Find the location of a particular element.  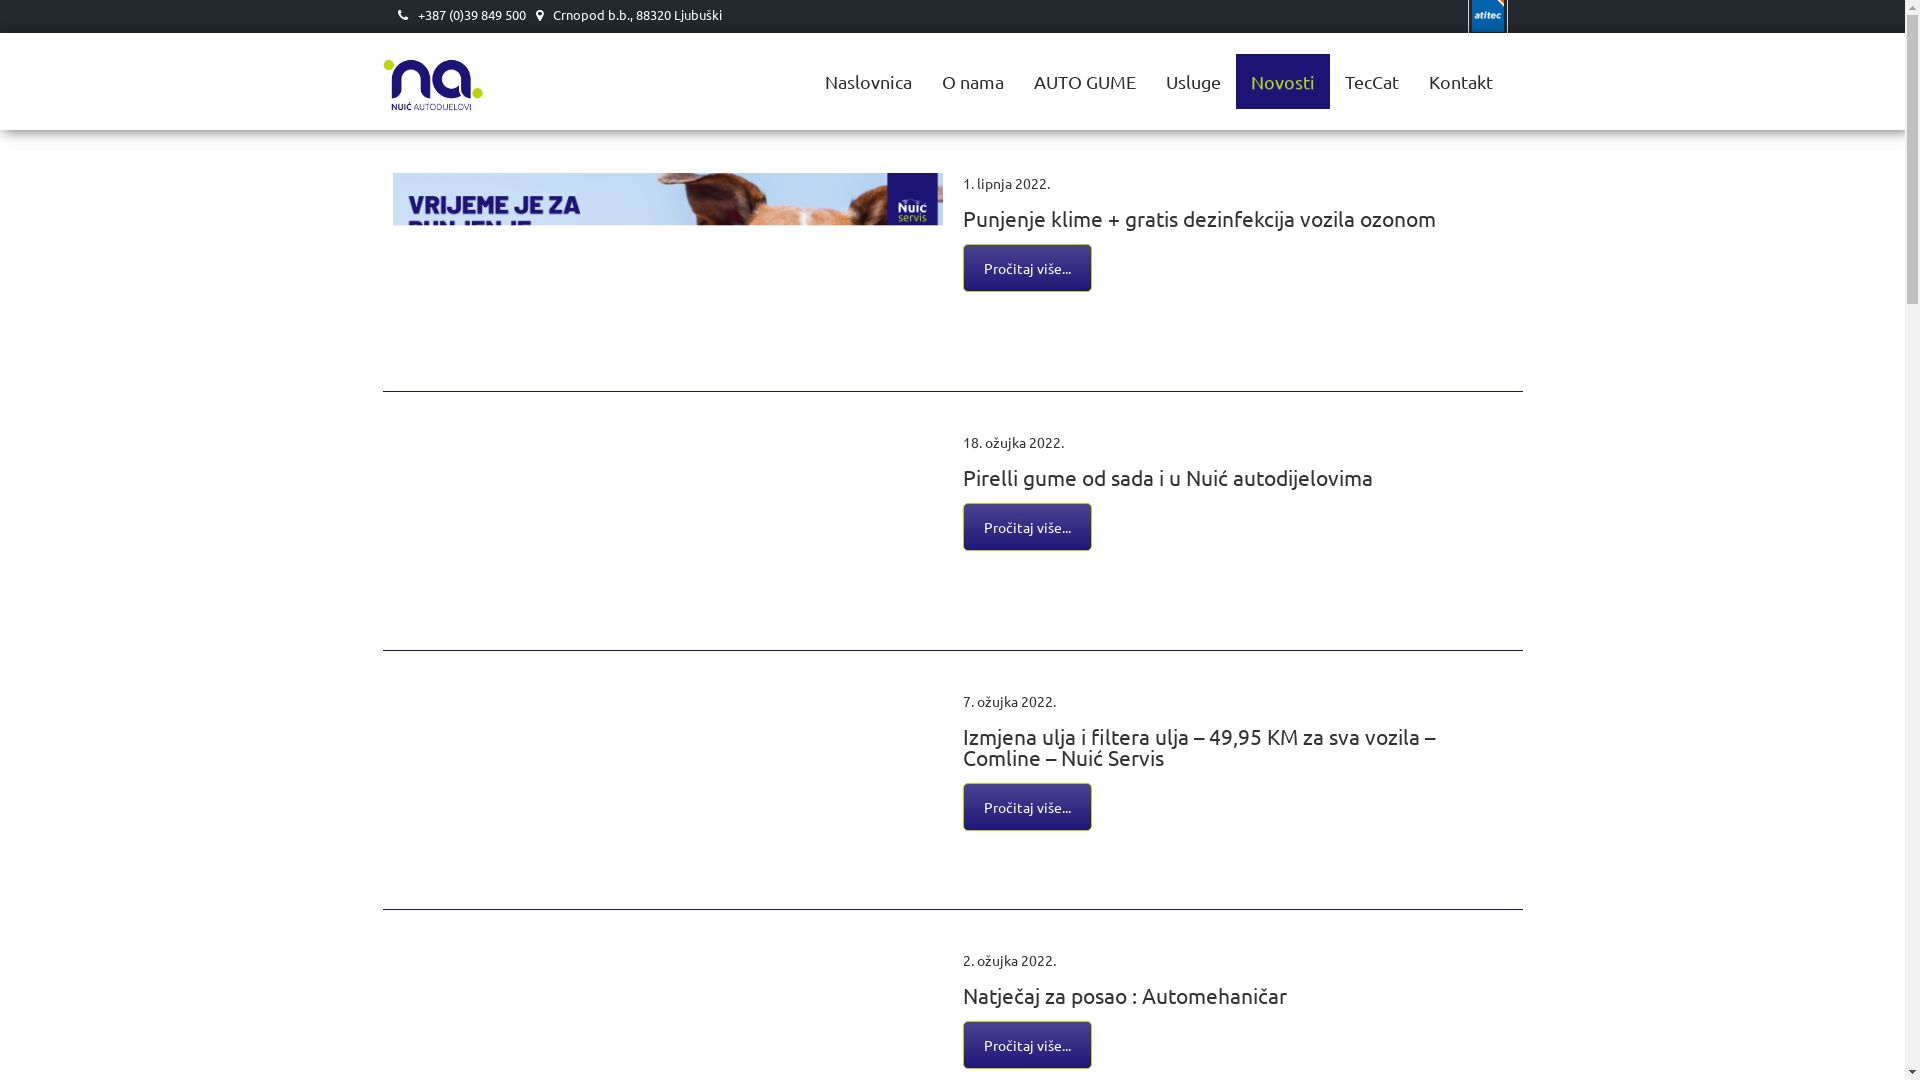

'AUTO GUME' is located at coordinates (1083, 80).